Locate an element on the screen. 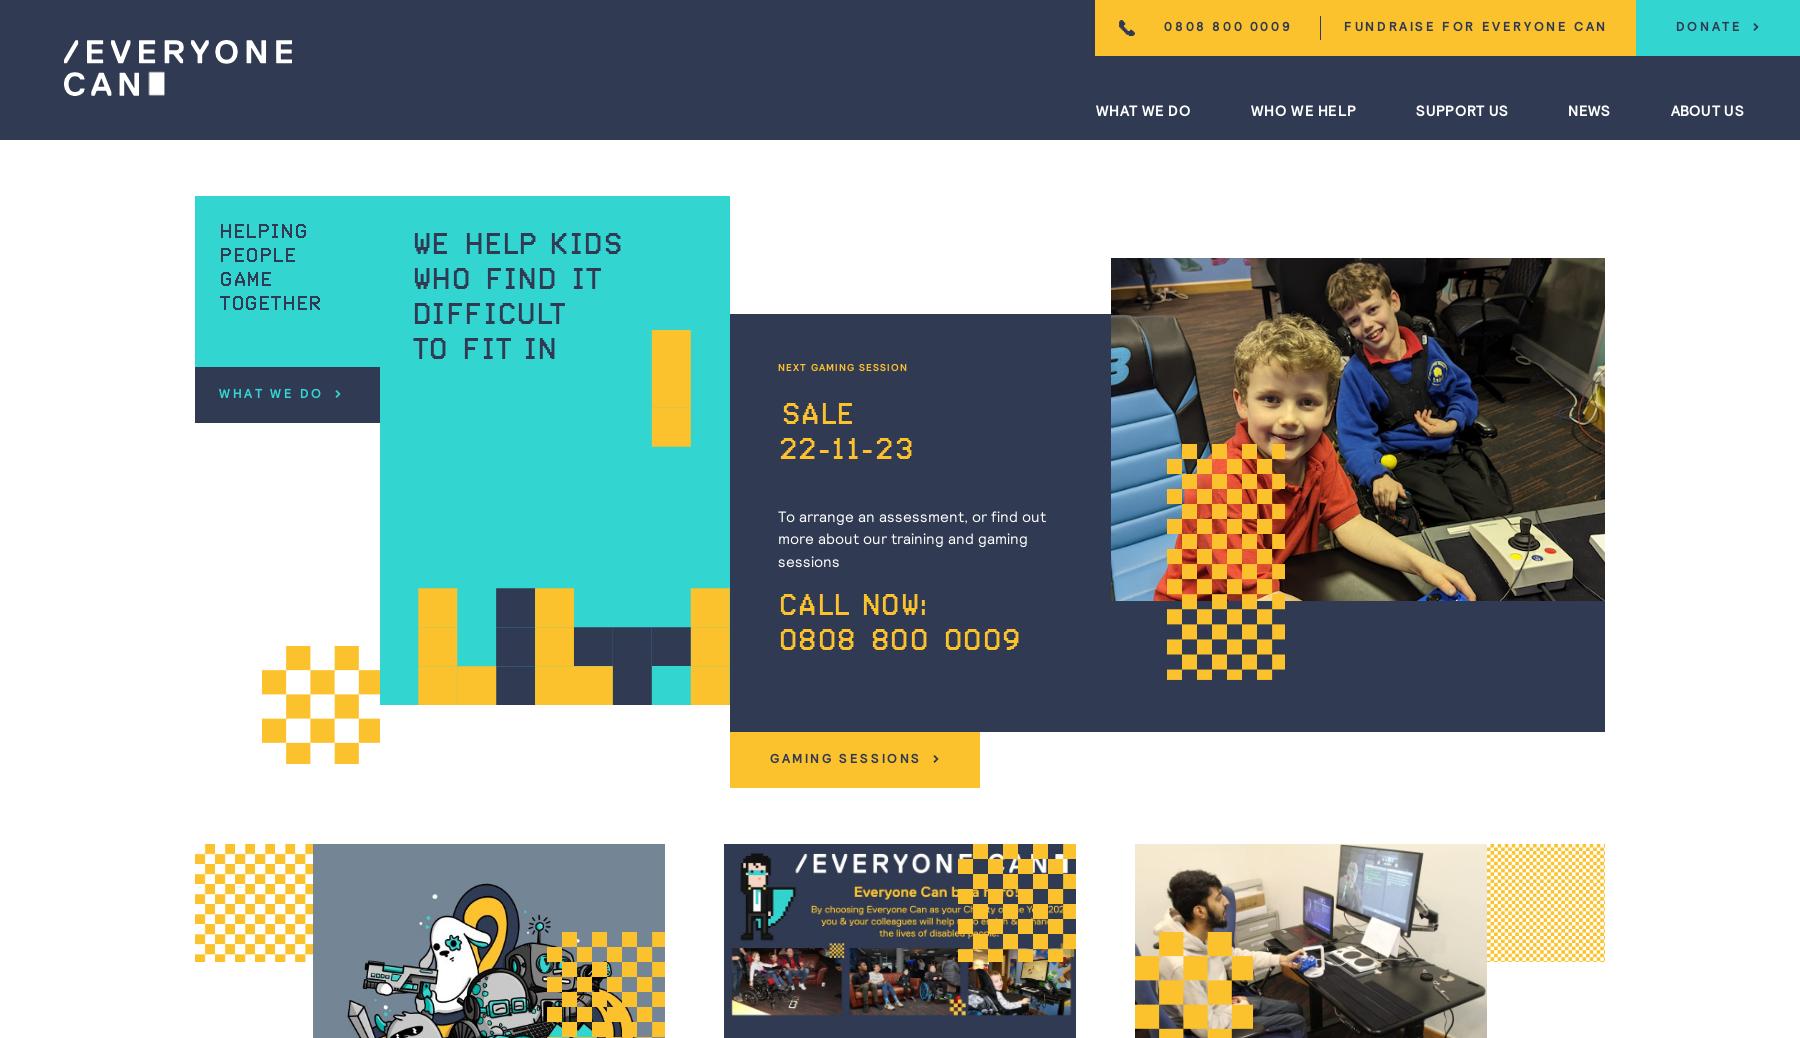 The width and height of the screenshot is (1800, 1038). 'We help kids' is located at coordinates (515, 244).